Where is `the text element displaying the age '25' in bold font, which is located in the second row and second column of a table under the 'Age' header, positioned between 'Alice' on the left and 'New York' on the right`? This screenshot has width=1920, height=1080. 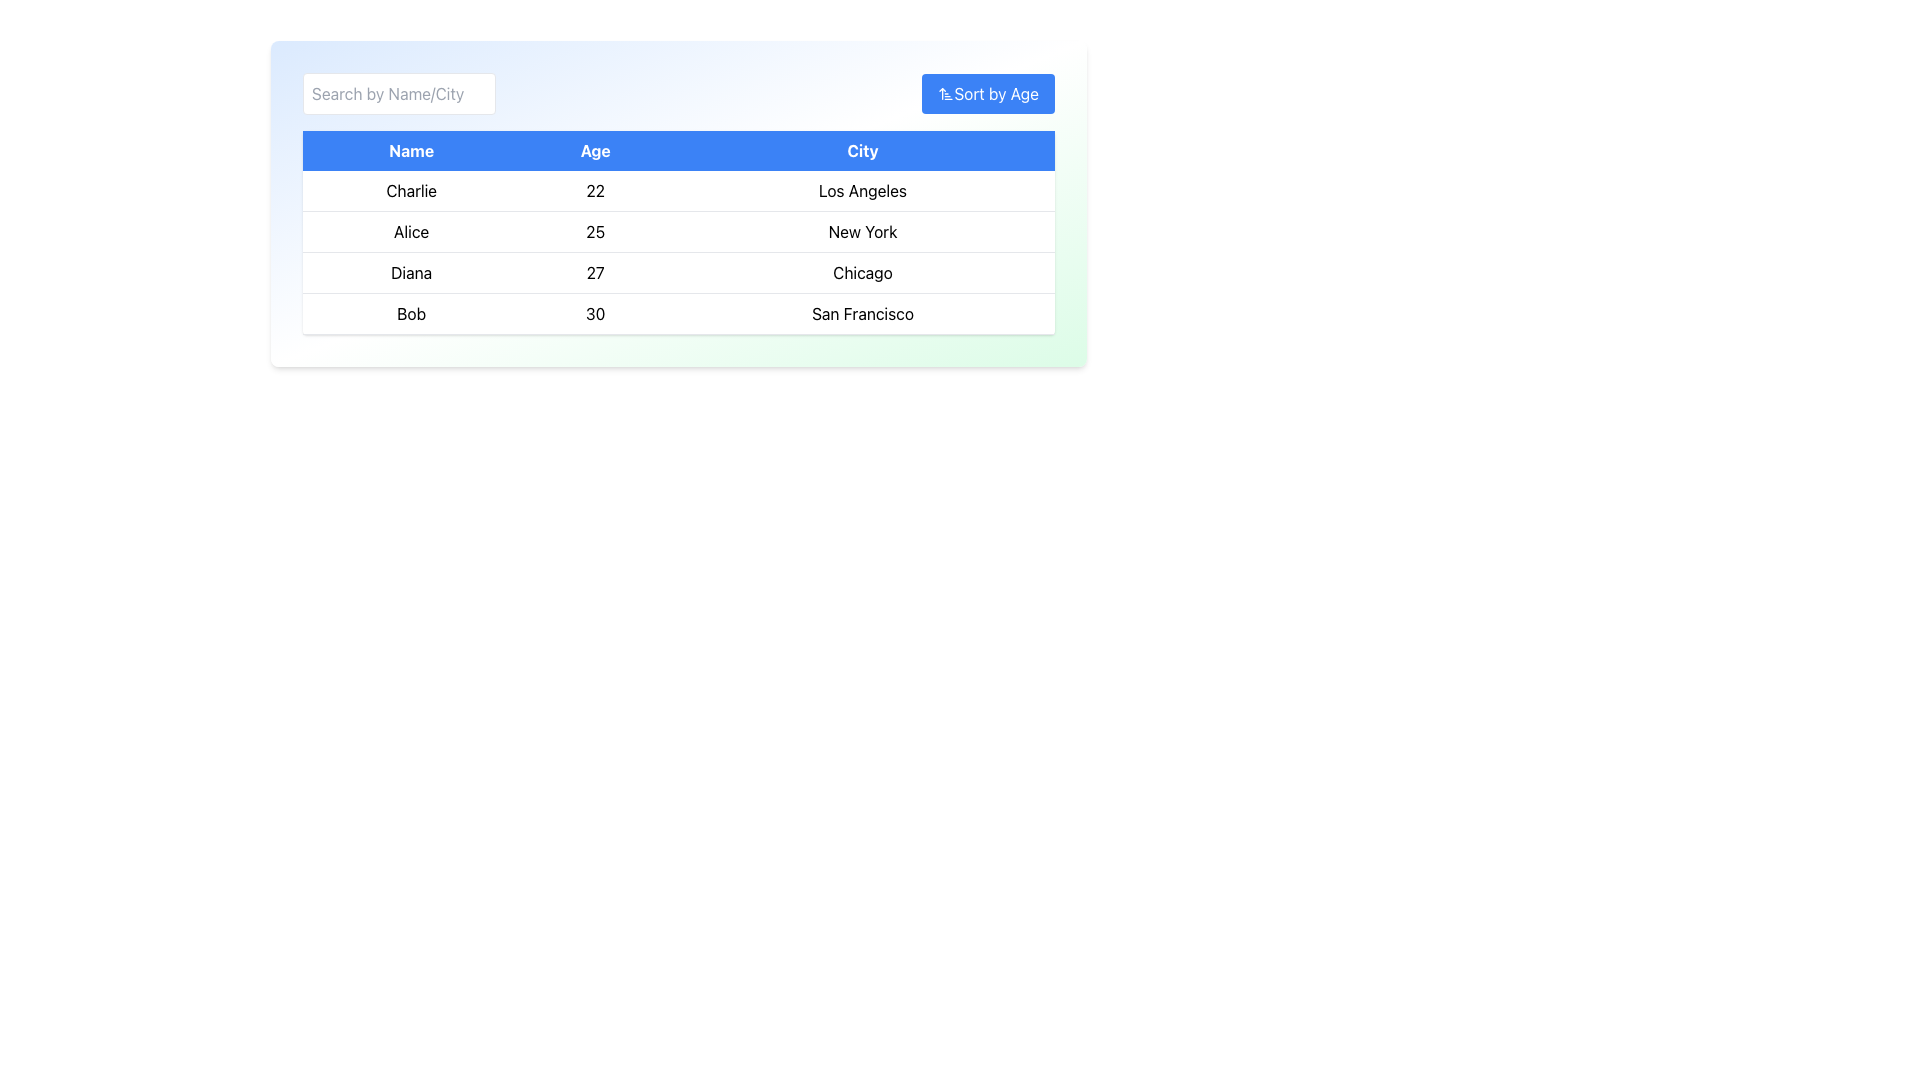
the text element displaying the age '25' in bold font, which is located in the second row and second column of a table under the 'Age' header, positioned between 'Alice' on the left and 'New York' on the right is located at coordinates (594, 230).